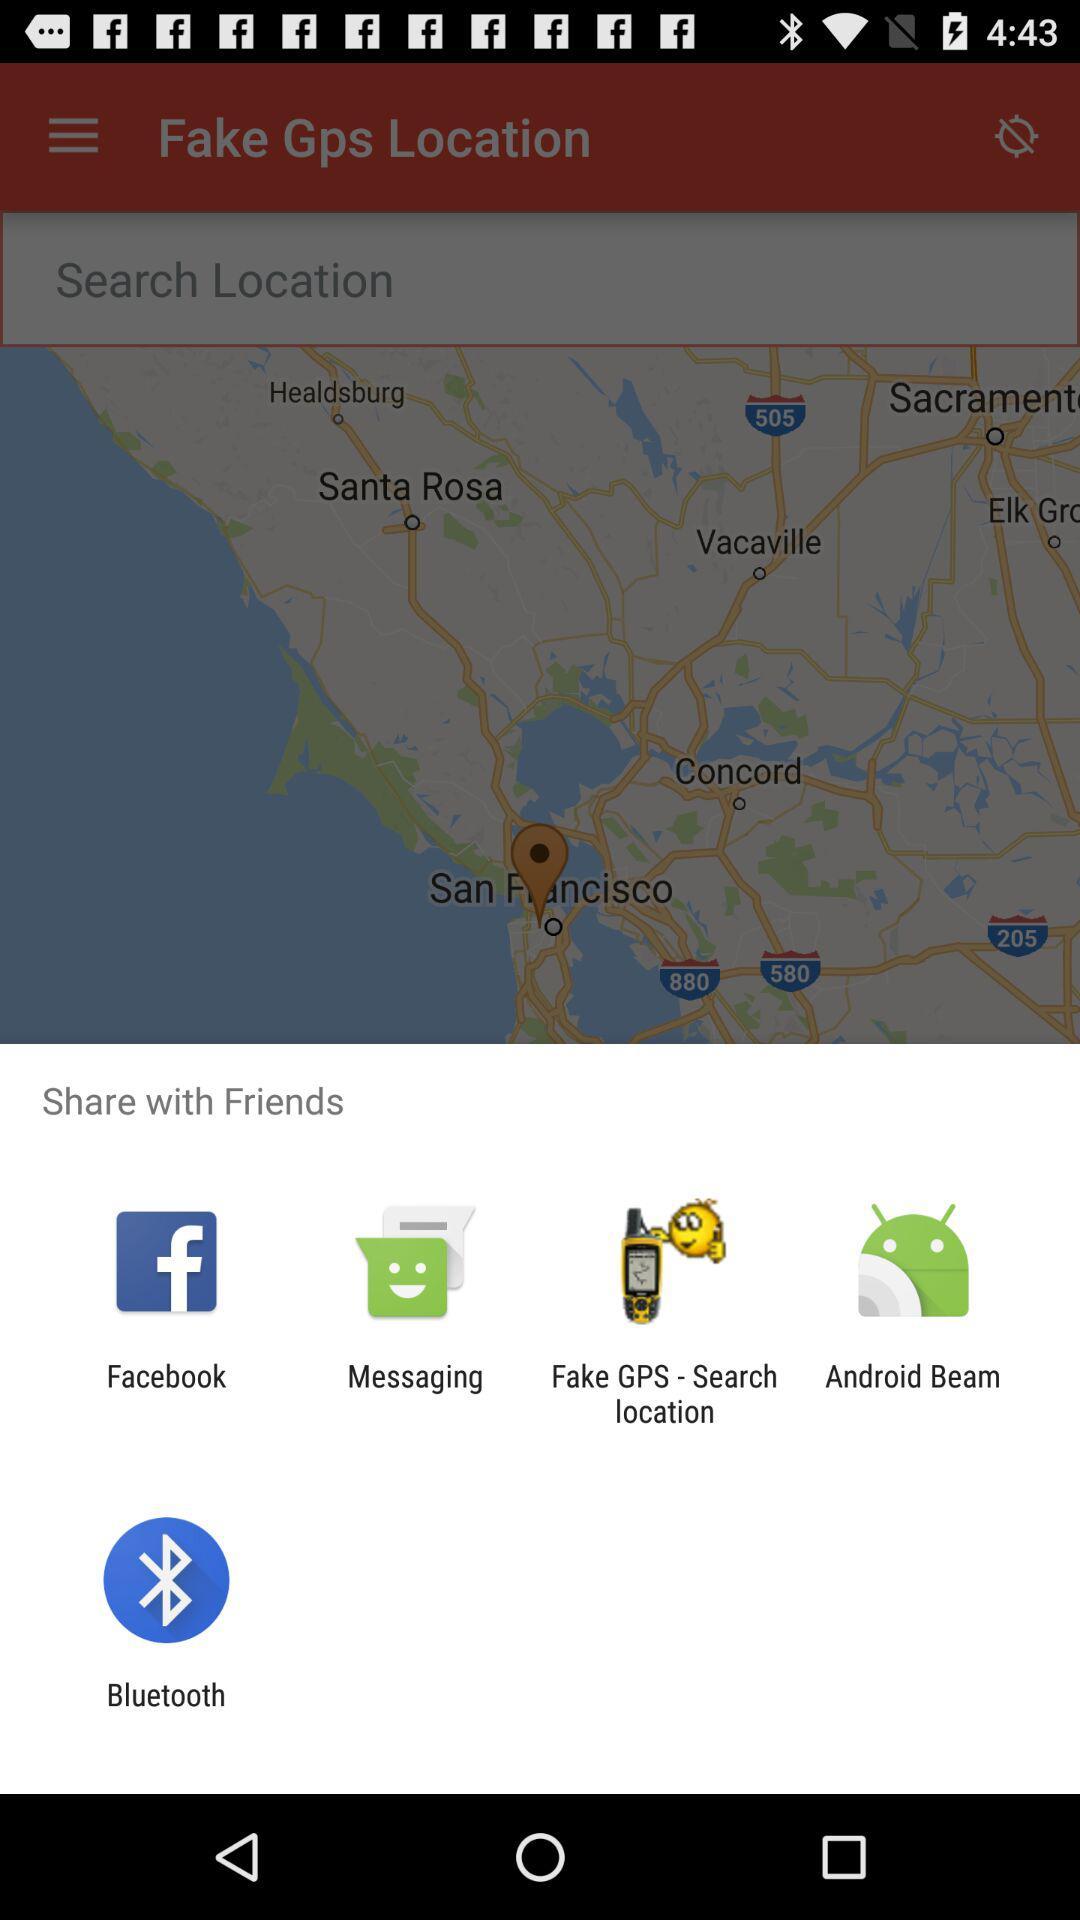 Image resolution: width=1080 pixels, height=1920 pixels. What do you see at coordinates (913, 1392) in the screenshot?
I see `the app at the bottom right corner` at bounding box center [913, 1392].